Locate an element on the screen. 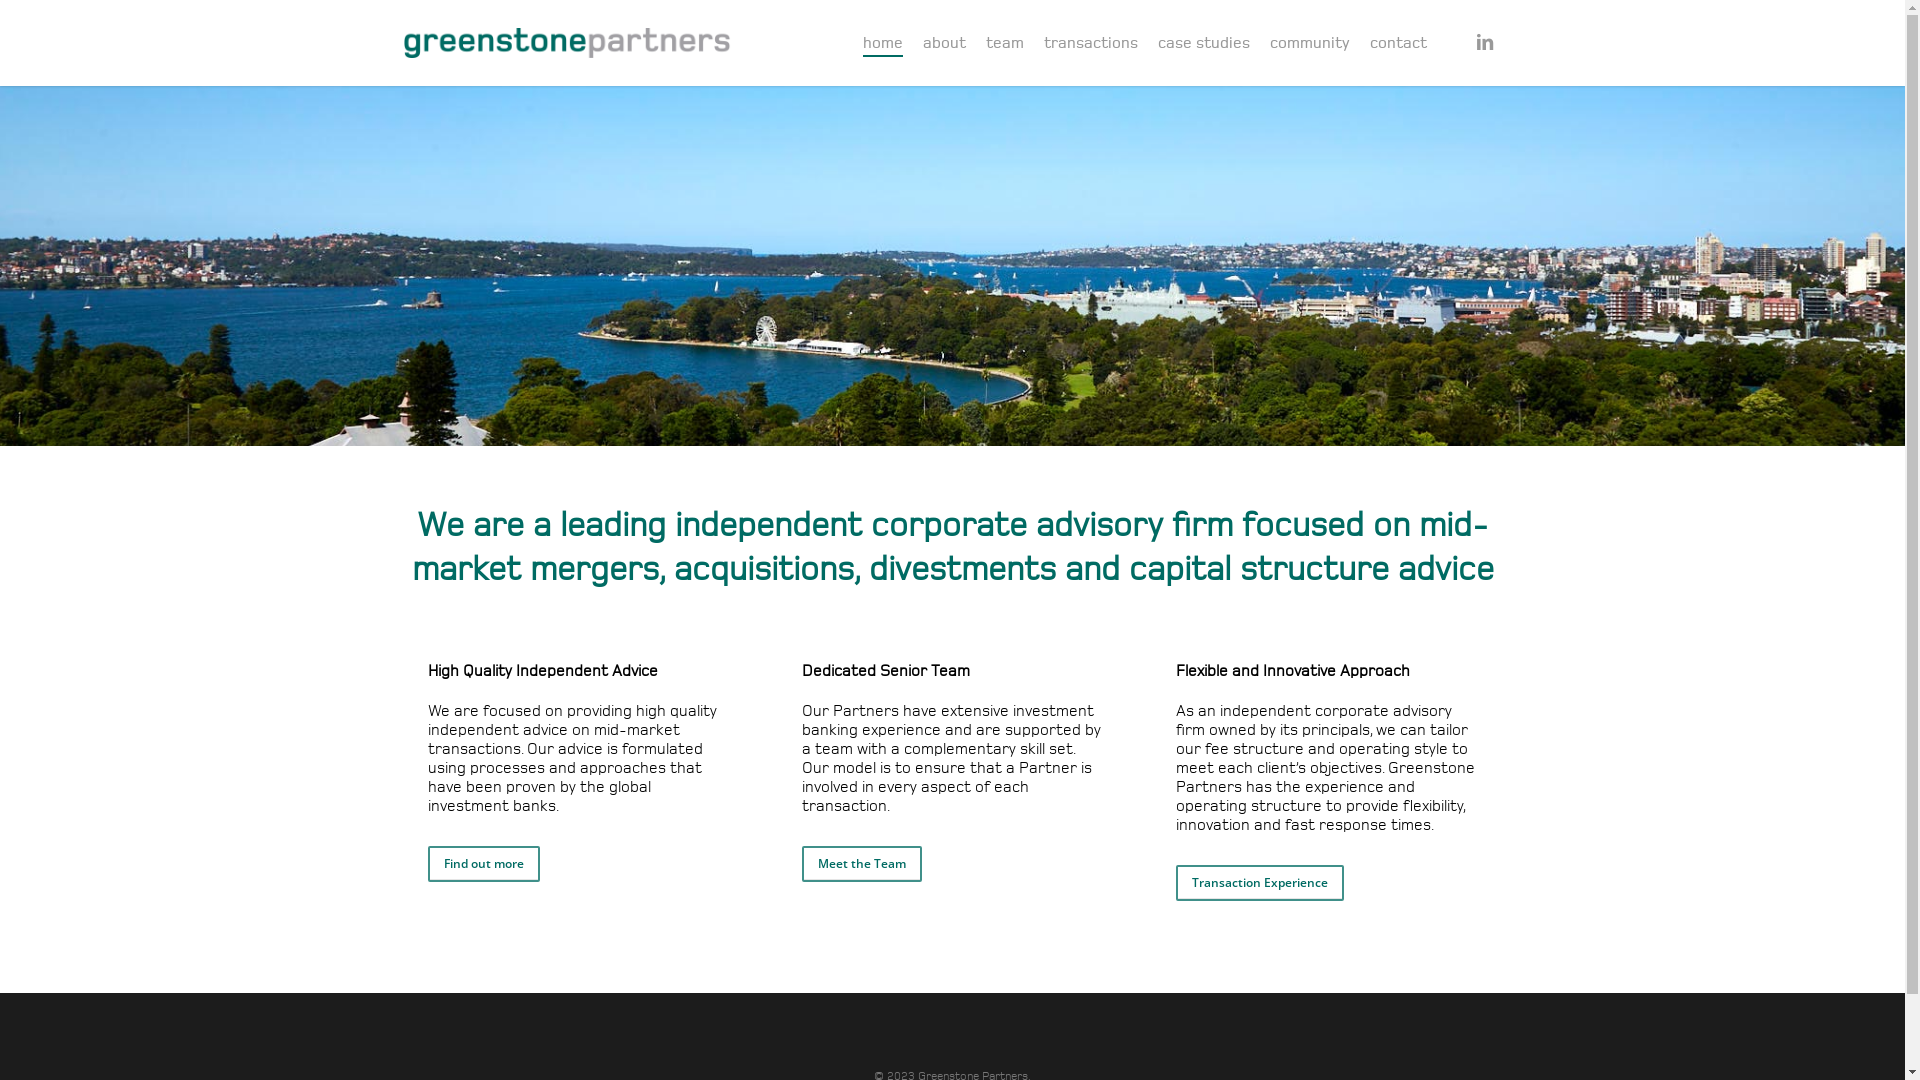 Image resolution: width=1920 pixels, height=1080 pixels. 'about' is located at coordinates (942, 42).